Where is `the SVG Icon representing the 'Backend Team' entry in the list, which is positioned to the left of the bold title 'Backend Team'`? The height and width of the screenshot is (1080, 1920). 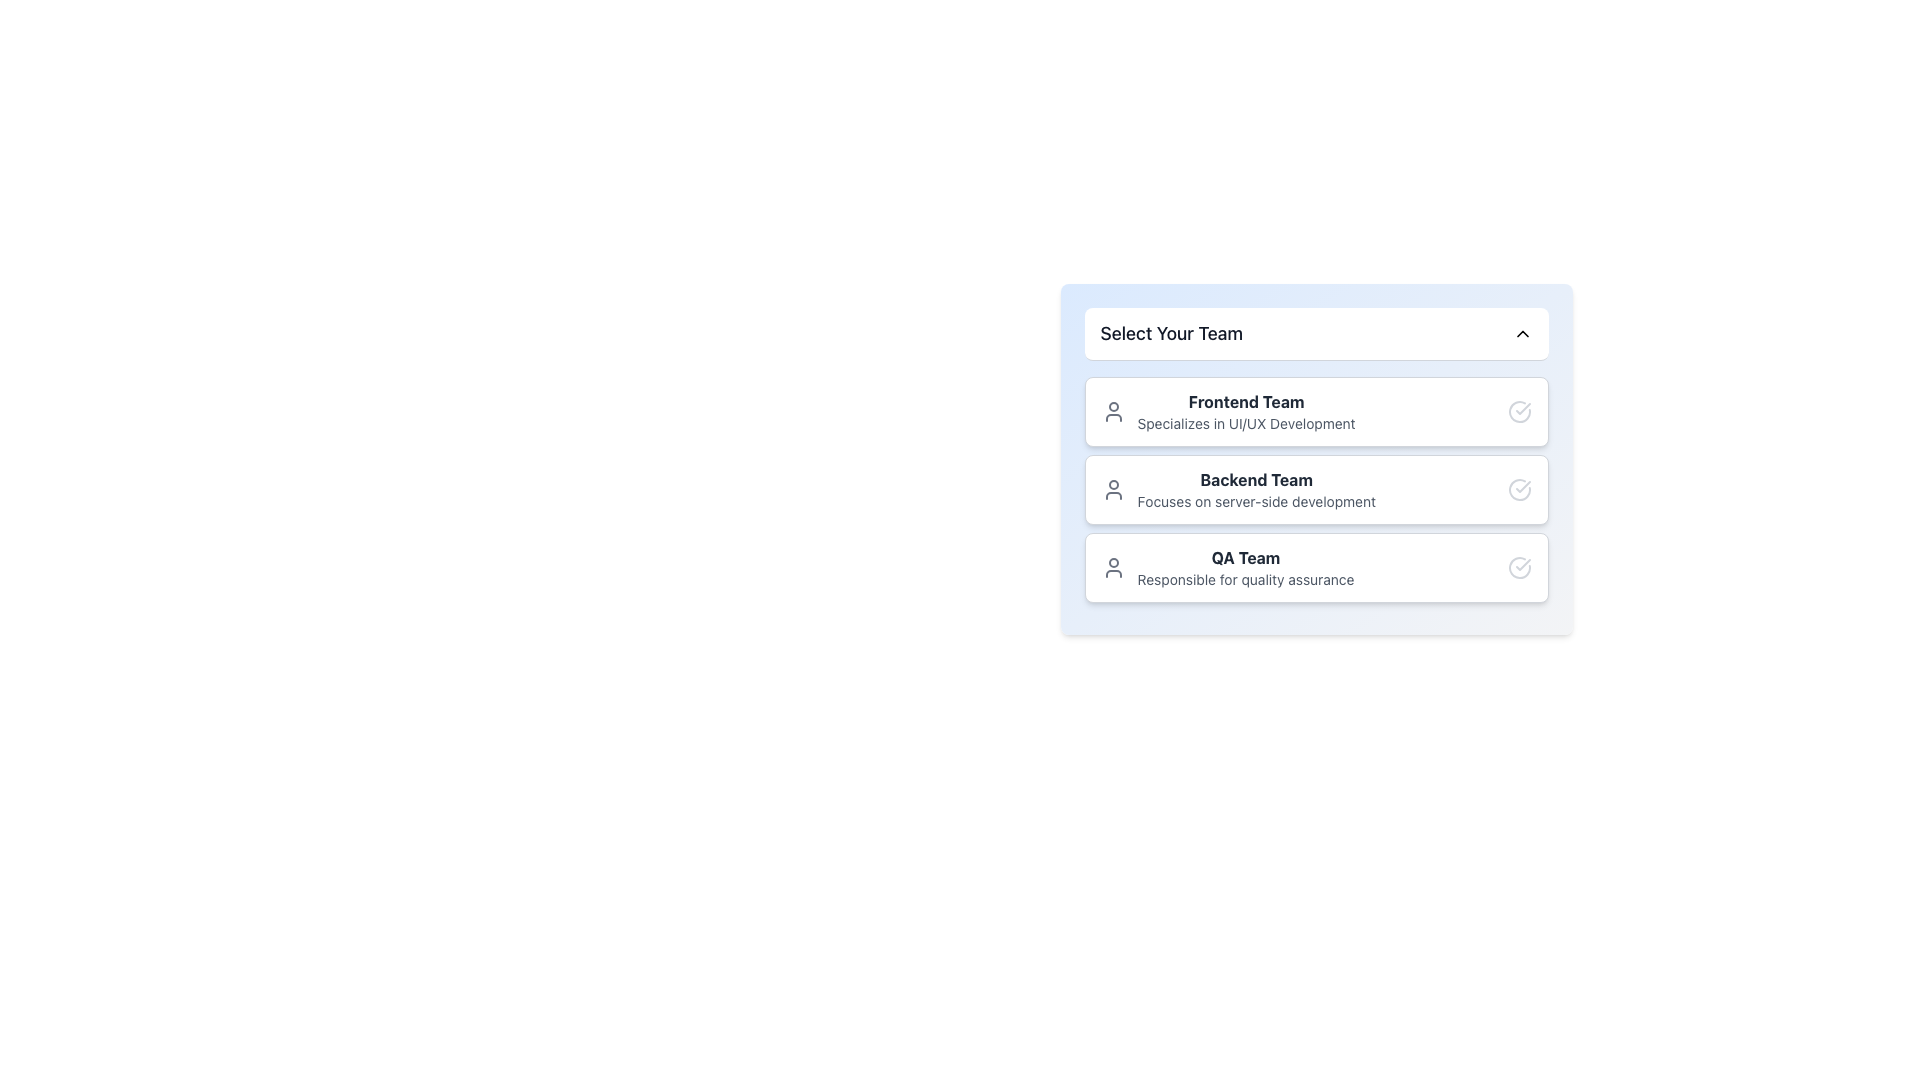 the SVG Icon representing the 'Backend Team' entry in the list, which is positioned to the left of the bold title 'Backend Team' is located at coordinates (1112, 489).